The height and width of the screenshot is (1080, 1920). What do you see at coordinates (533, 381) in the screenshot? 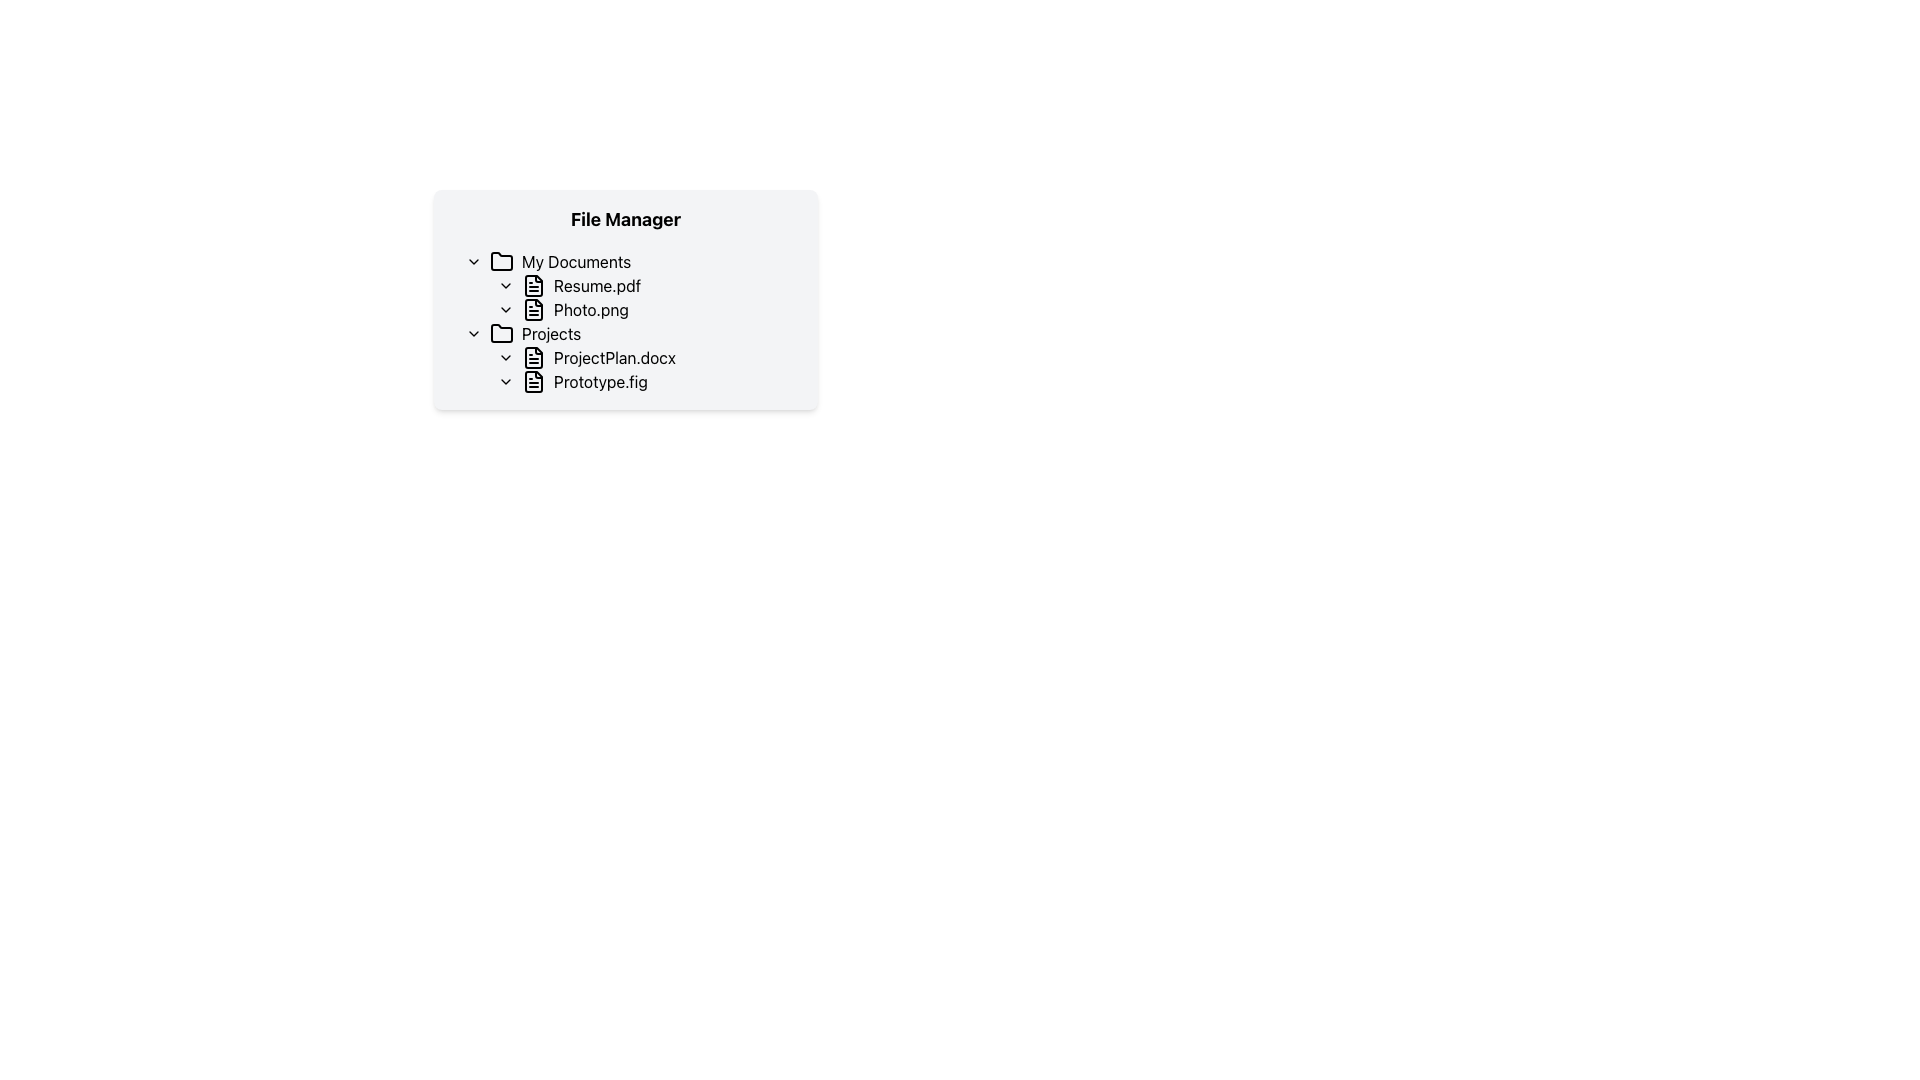
I see `the SVG-based vector icon representing a document, which is located inline before the text 'Prototype.fig' under the 'Projects' heading in a file manager interface` at bounding box center [533, 381].